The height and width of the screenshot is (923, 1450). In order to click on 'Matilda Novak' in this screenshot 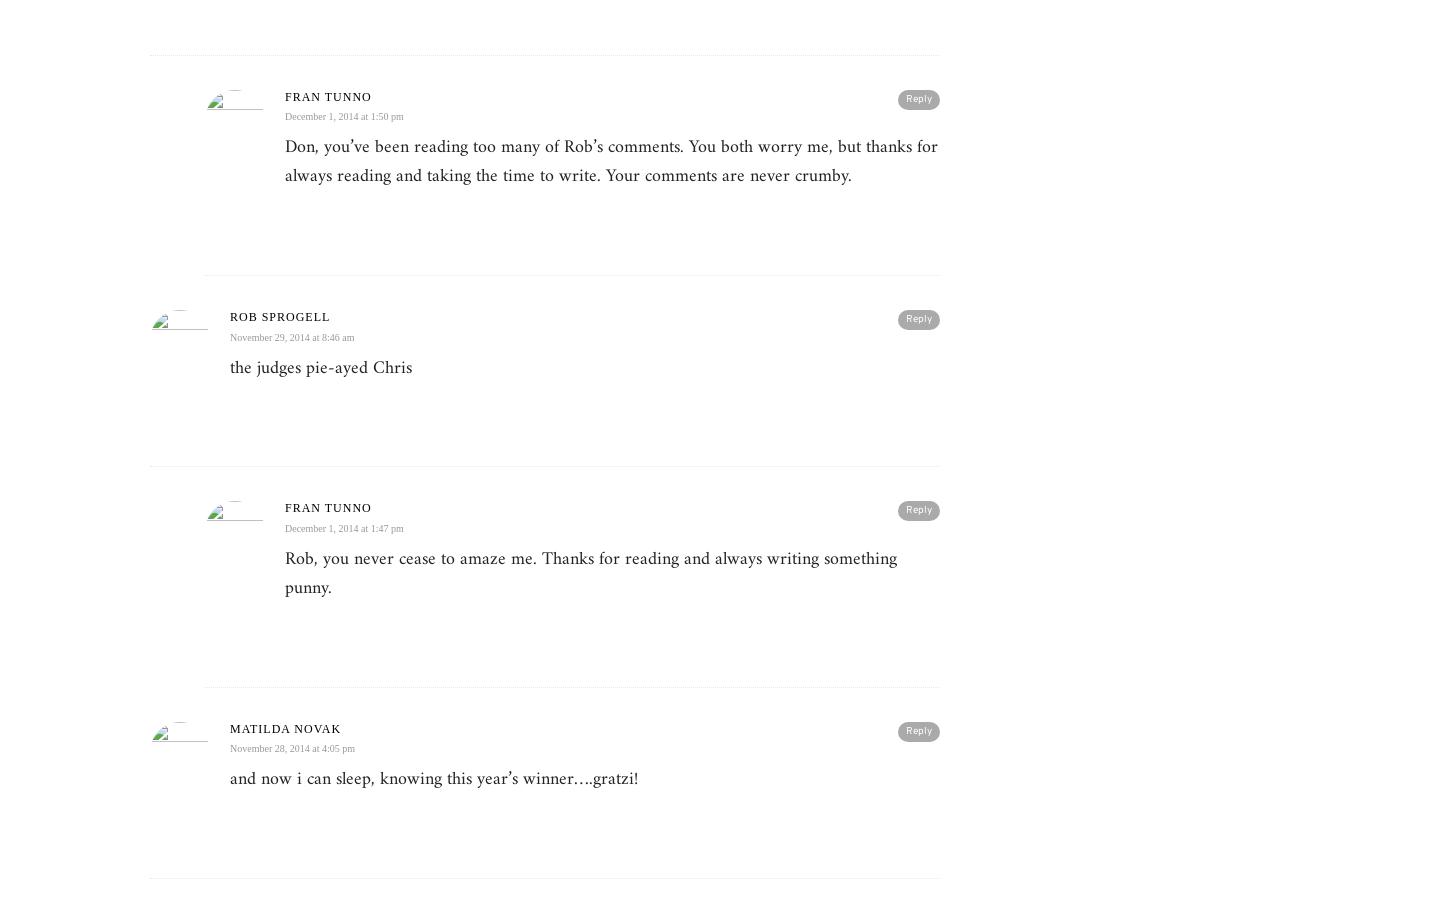, I will do `click(285, 726)`.